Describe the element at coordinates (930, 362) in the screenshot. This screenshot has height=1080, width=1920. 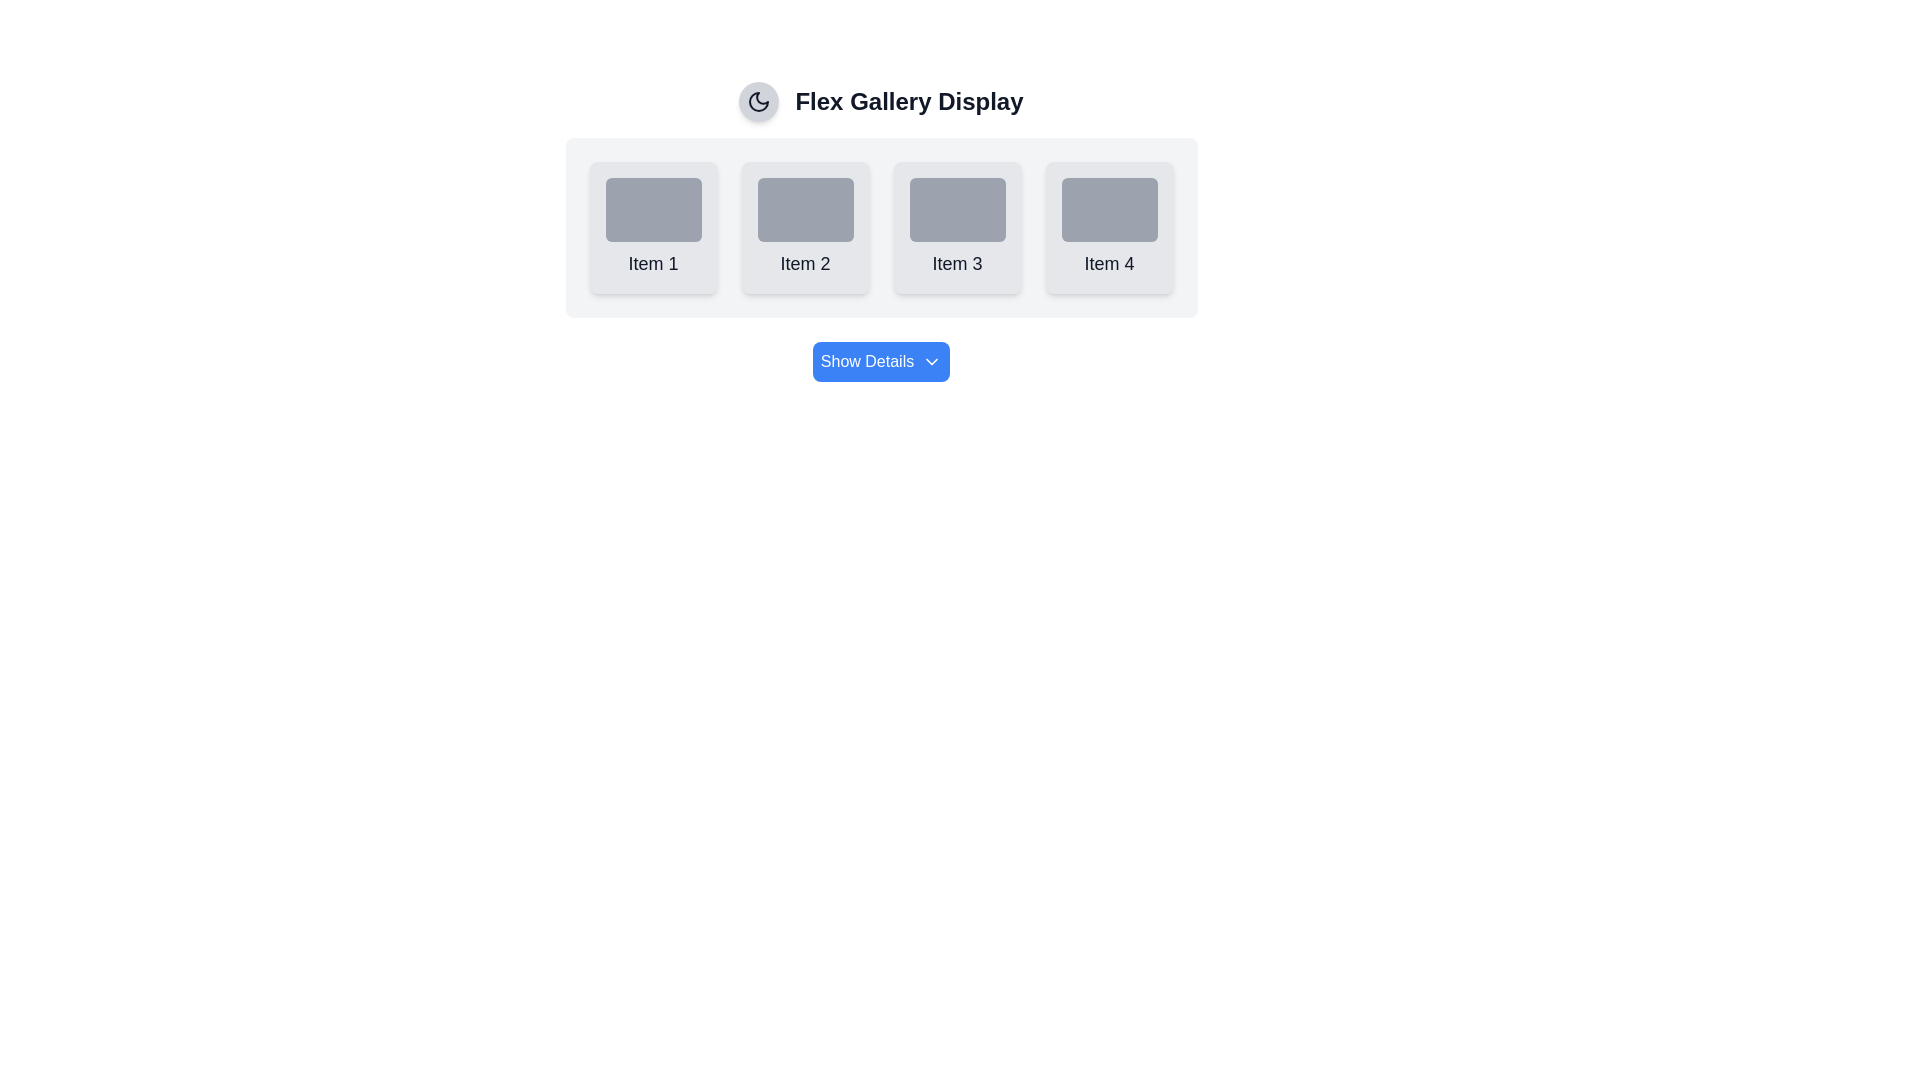
I see `the downward-pointing chevron icon located at the rightmost side of the 'Show Details' button` at that location.